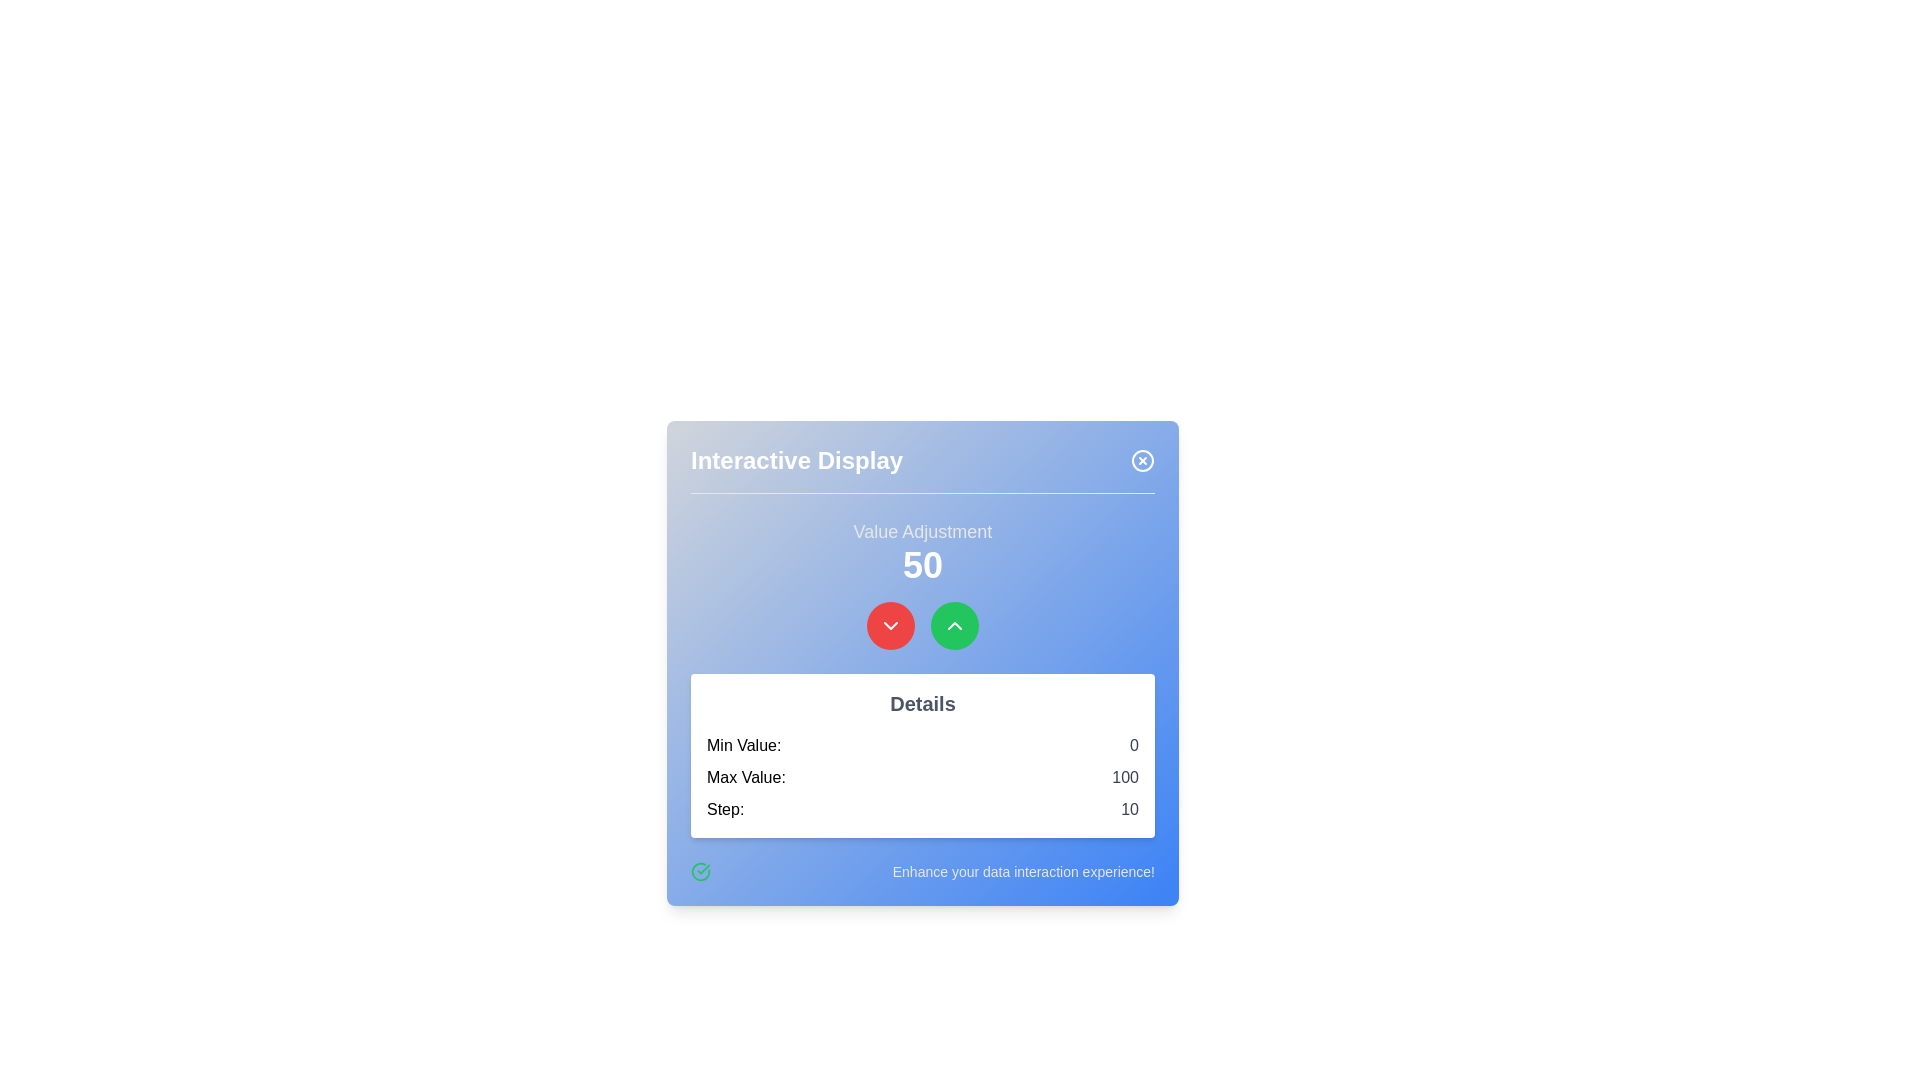  What do you see at coordinates (921, 566) in the screenshot?
I see `the Text Display element that shows the value '50' in a large, bold, white font against a blue background` at bounding box center [921, 566].